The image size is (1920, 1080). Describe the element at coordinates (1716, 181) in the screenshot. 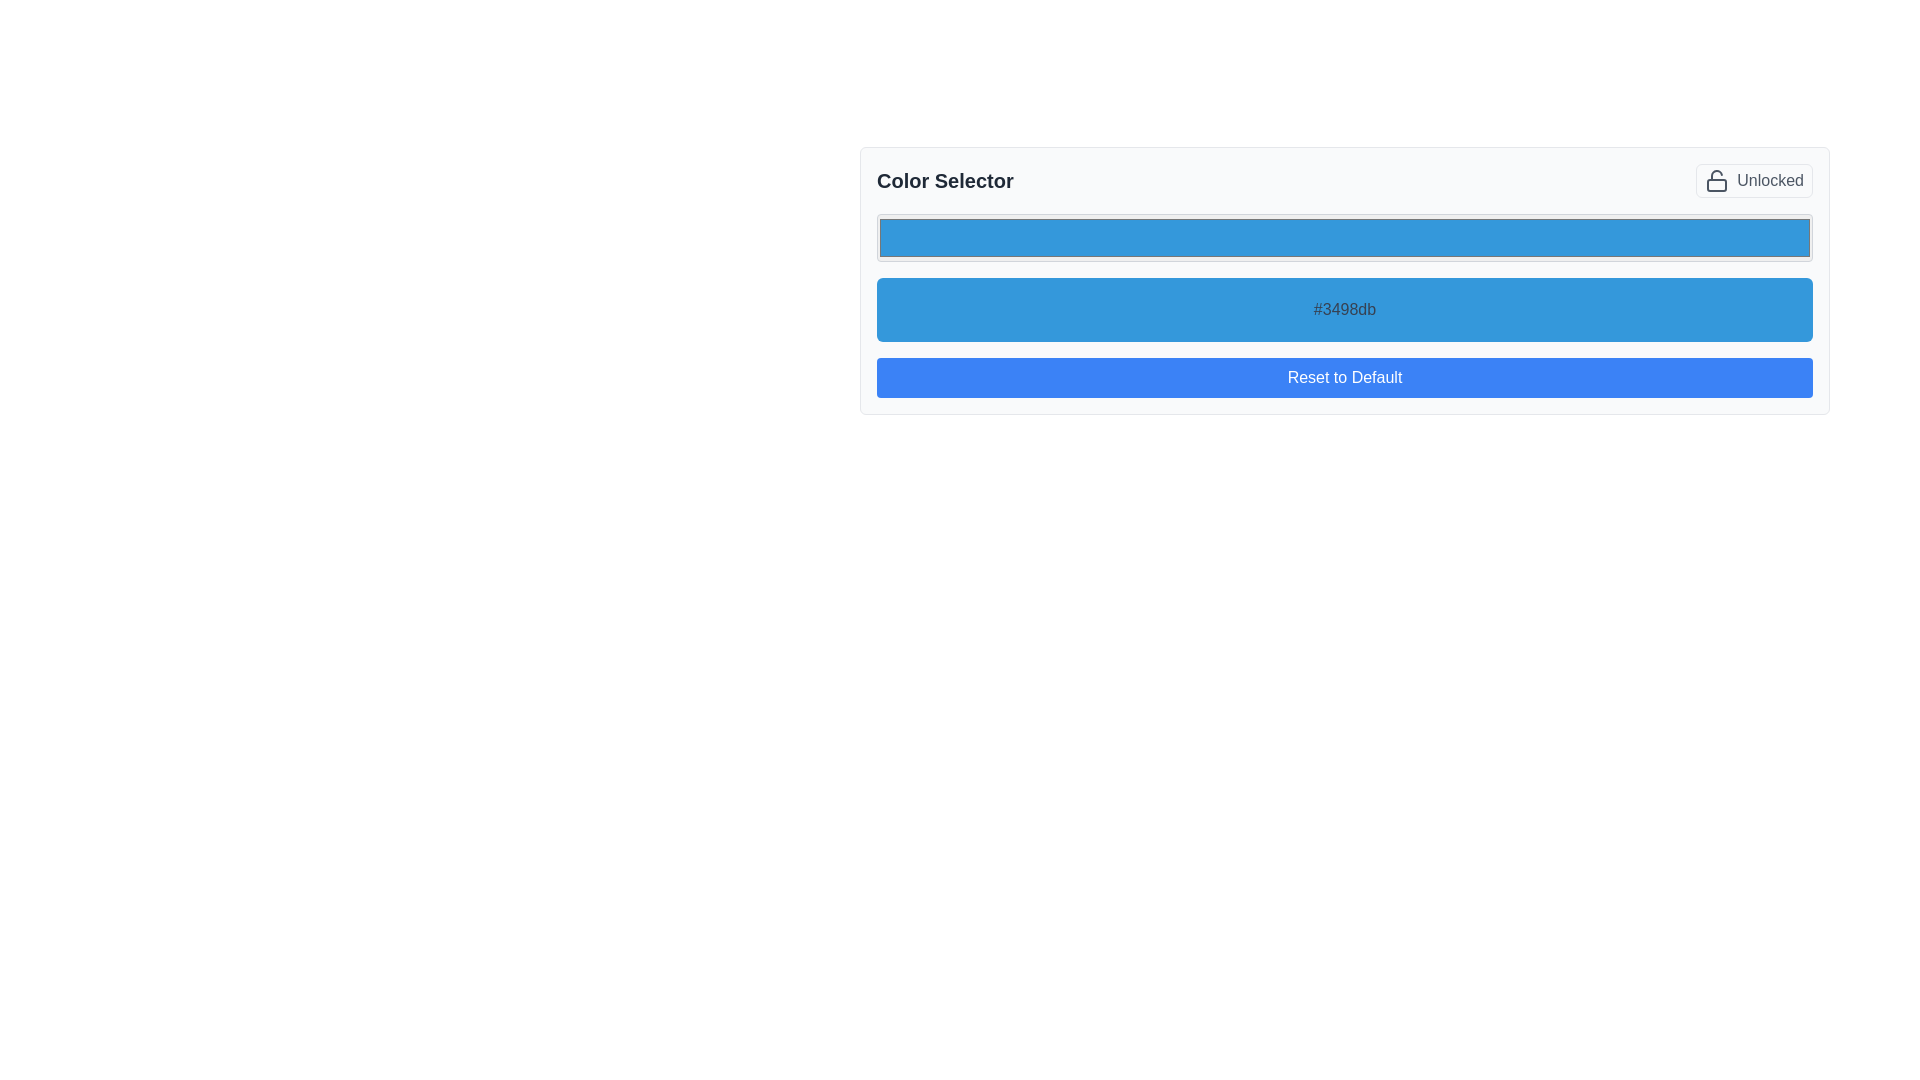

I see `the open lock icon located to the left of the 'Unlocked' text in the top-right section of the interface` at that location.